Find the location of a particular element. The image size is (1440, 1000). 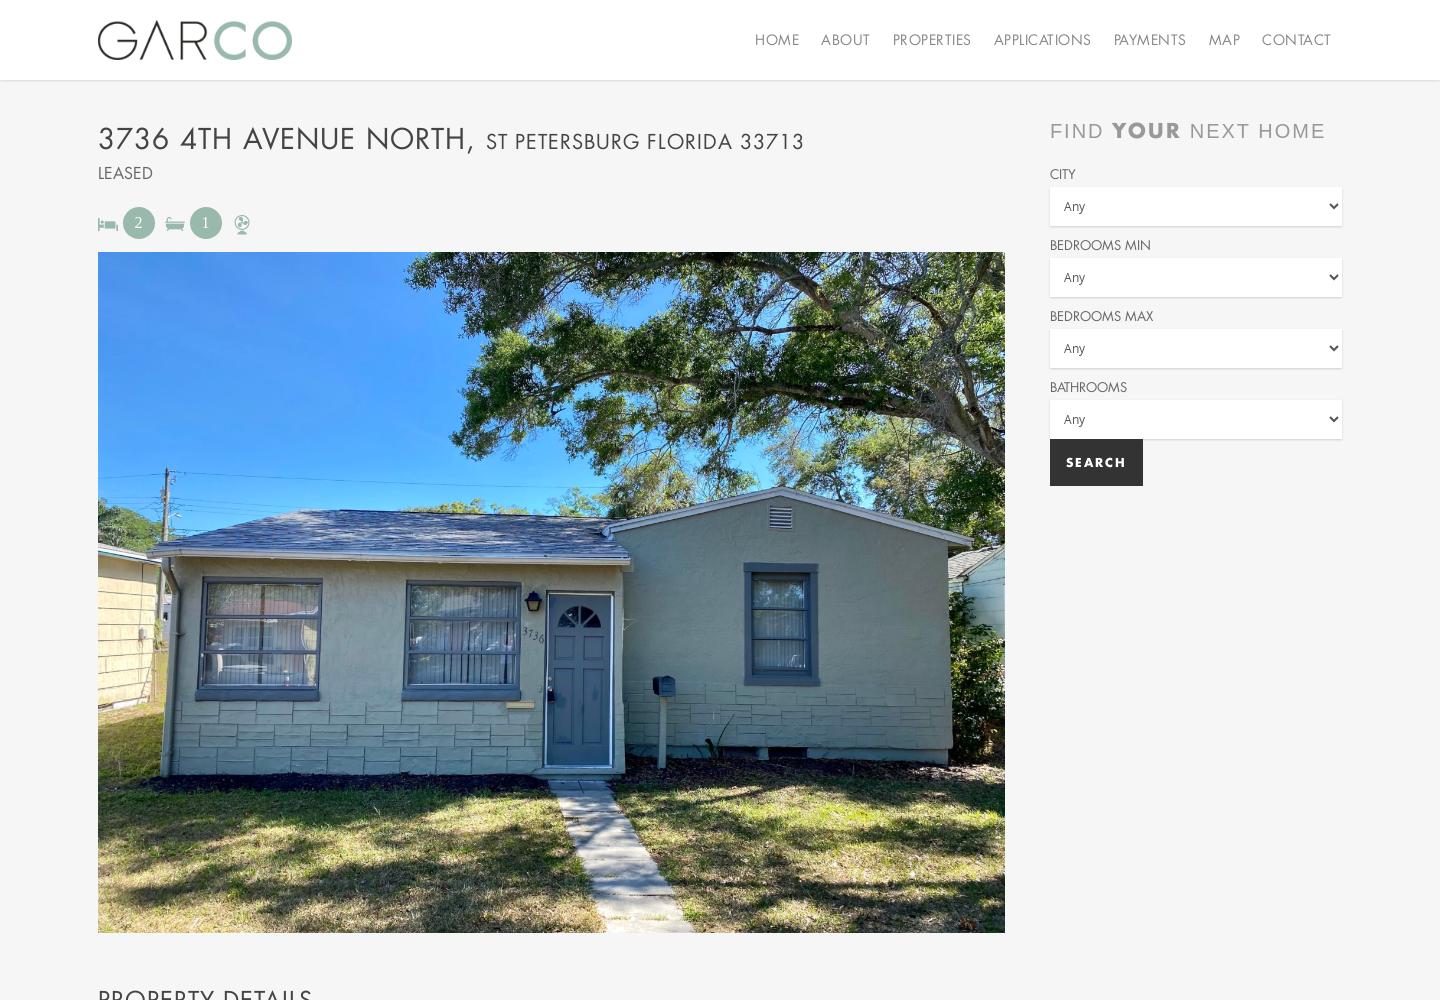

'Bedrooms Max' is located at coordinates (1099, 314).